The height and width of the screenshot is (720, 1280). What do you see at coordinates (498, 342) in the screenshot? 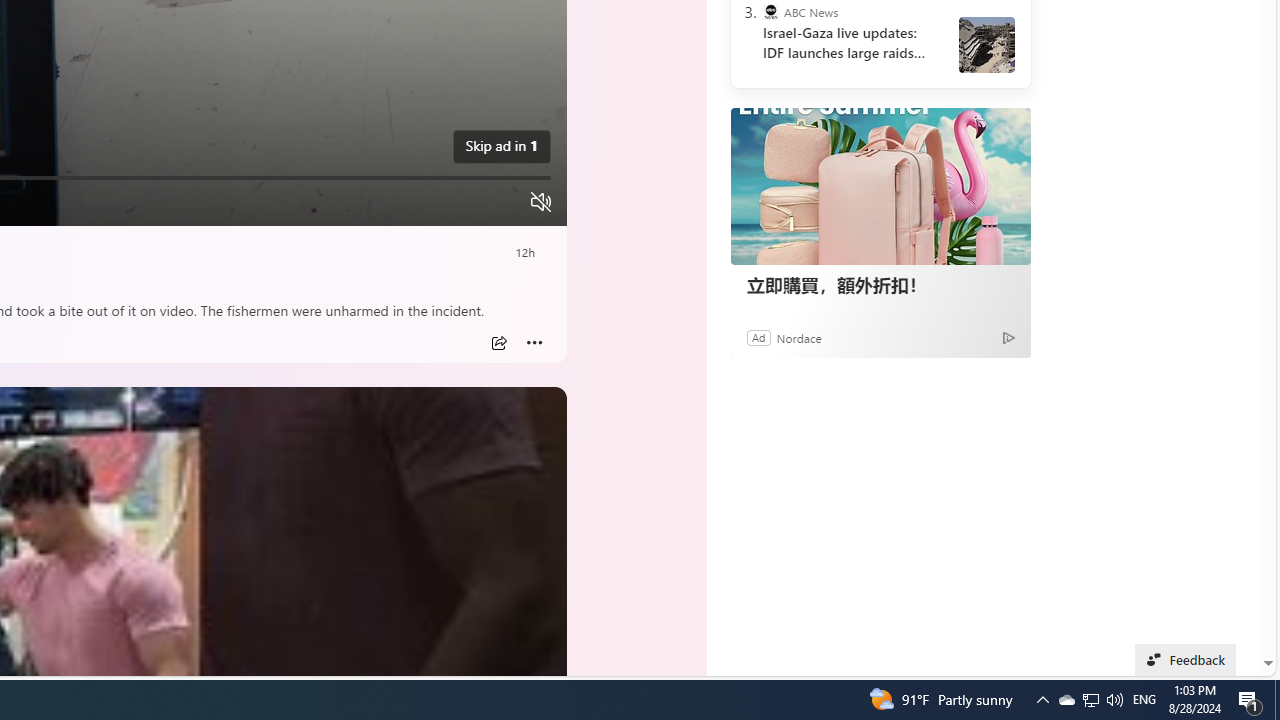
I see `'Share'` at bounding box center [498, 342].